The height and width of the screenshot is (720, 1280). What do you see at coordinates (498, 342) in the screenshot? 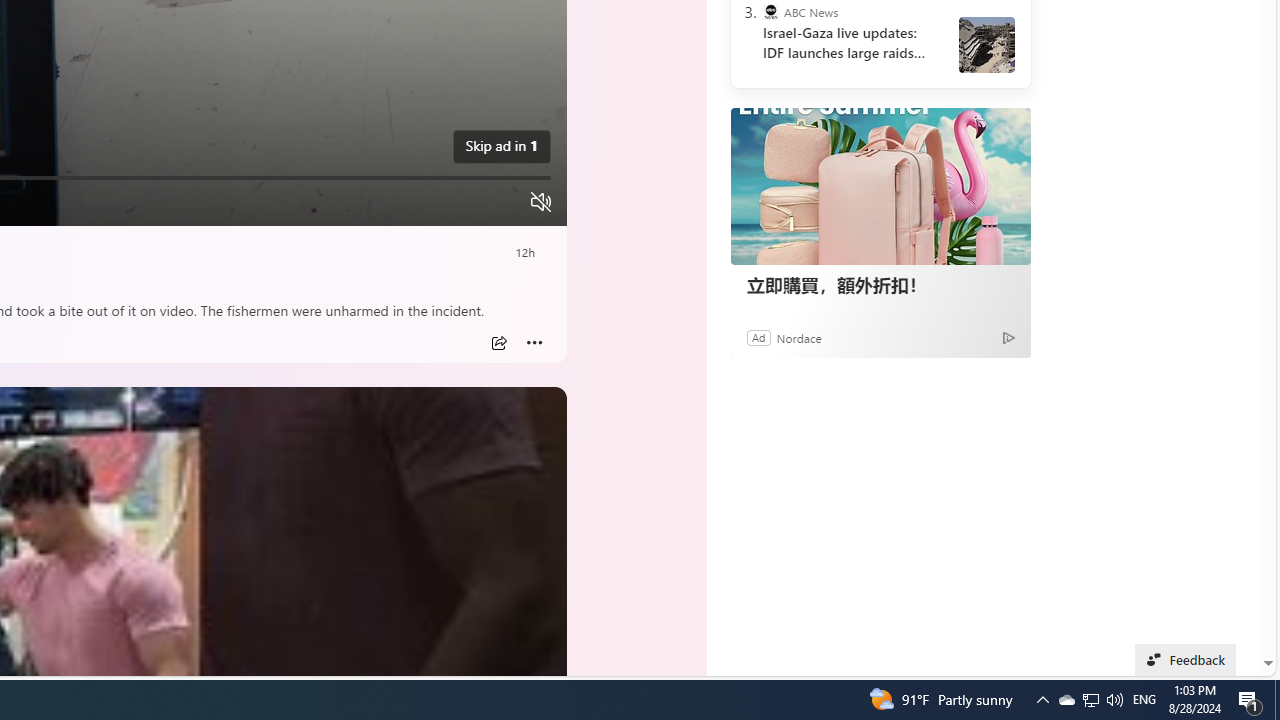
I see `'Share'` at bounding box center [498, 342].